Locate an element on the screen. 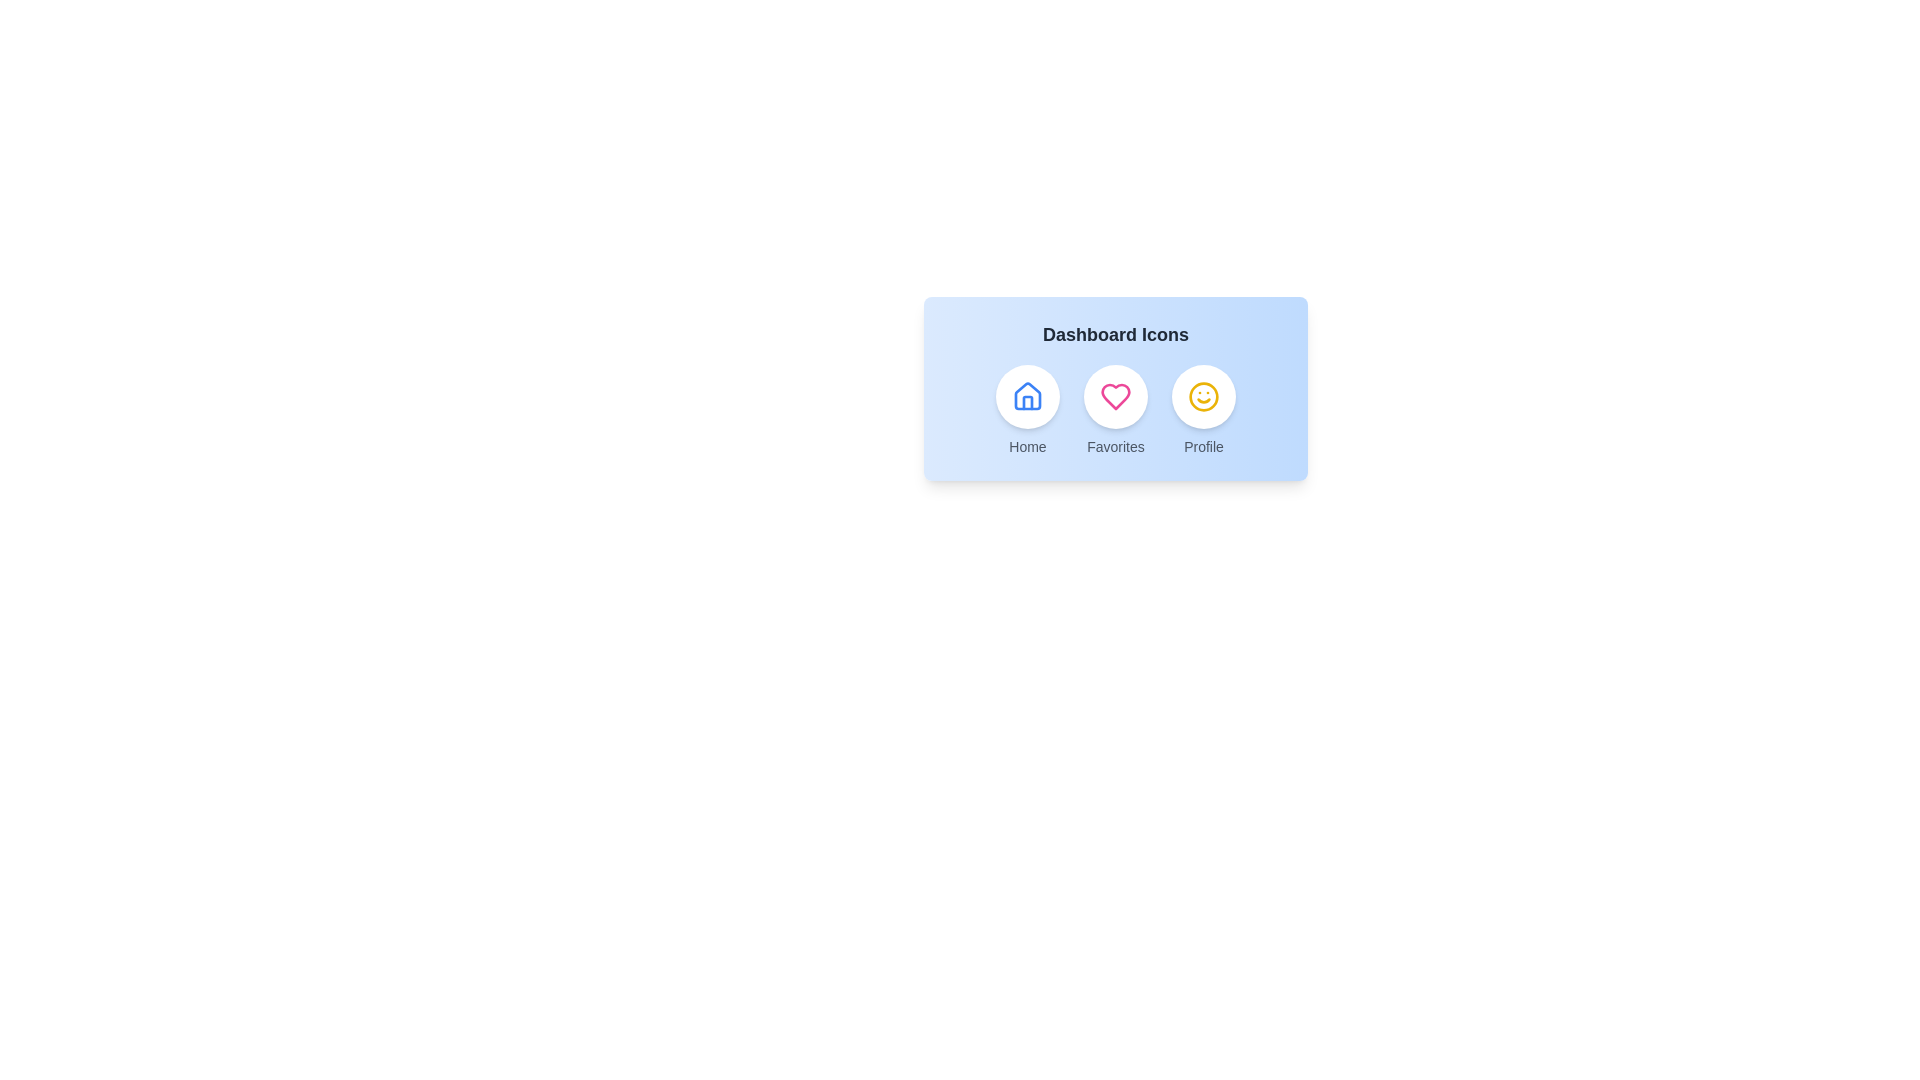  the circular icon with a yellow smiling face illustration, titled 'Profile' is located at coordinates (1203, 397).